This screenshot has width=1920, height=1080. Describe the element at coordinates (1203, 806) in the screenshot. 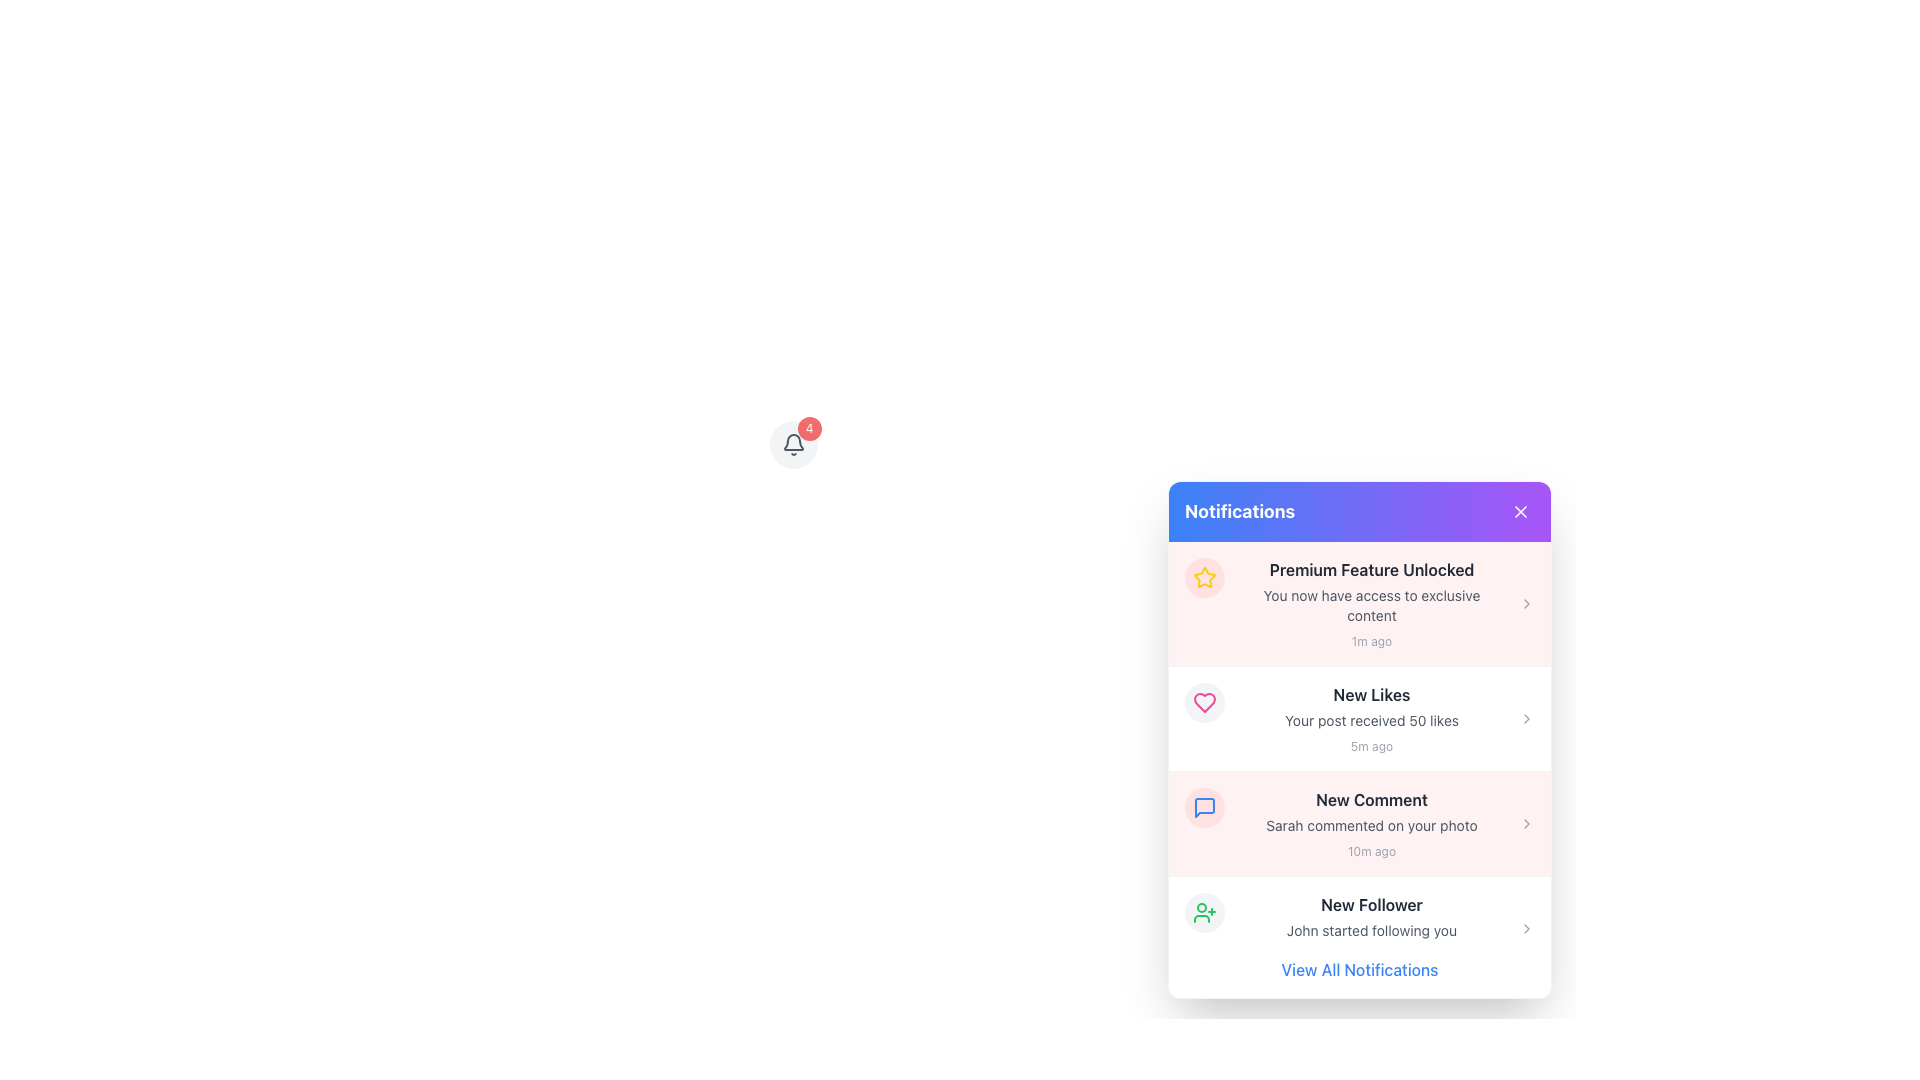

I see `the details of the prominent icon located on the leftmost side of the 'New Comment' notification item, adjacent to the text 'Sarah commented on your photo'` at that location.